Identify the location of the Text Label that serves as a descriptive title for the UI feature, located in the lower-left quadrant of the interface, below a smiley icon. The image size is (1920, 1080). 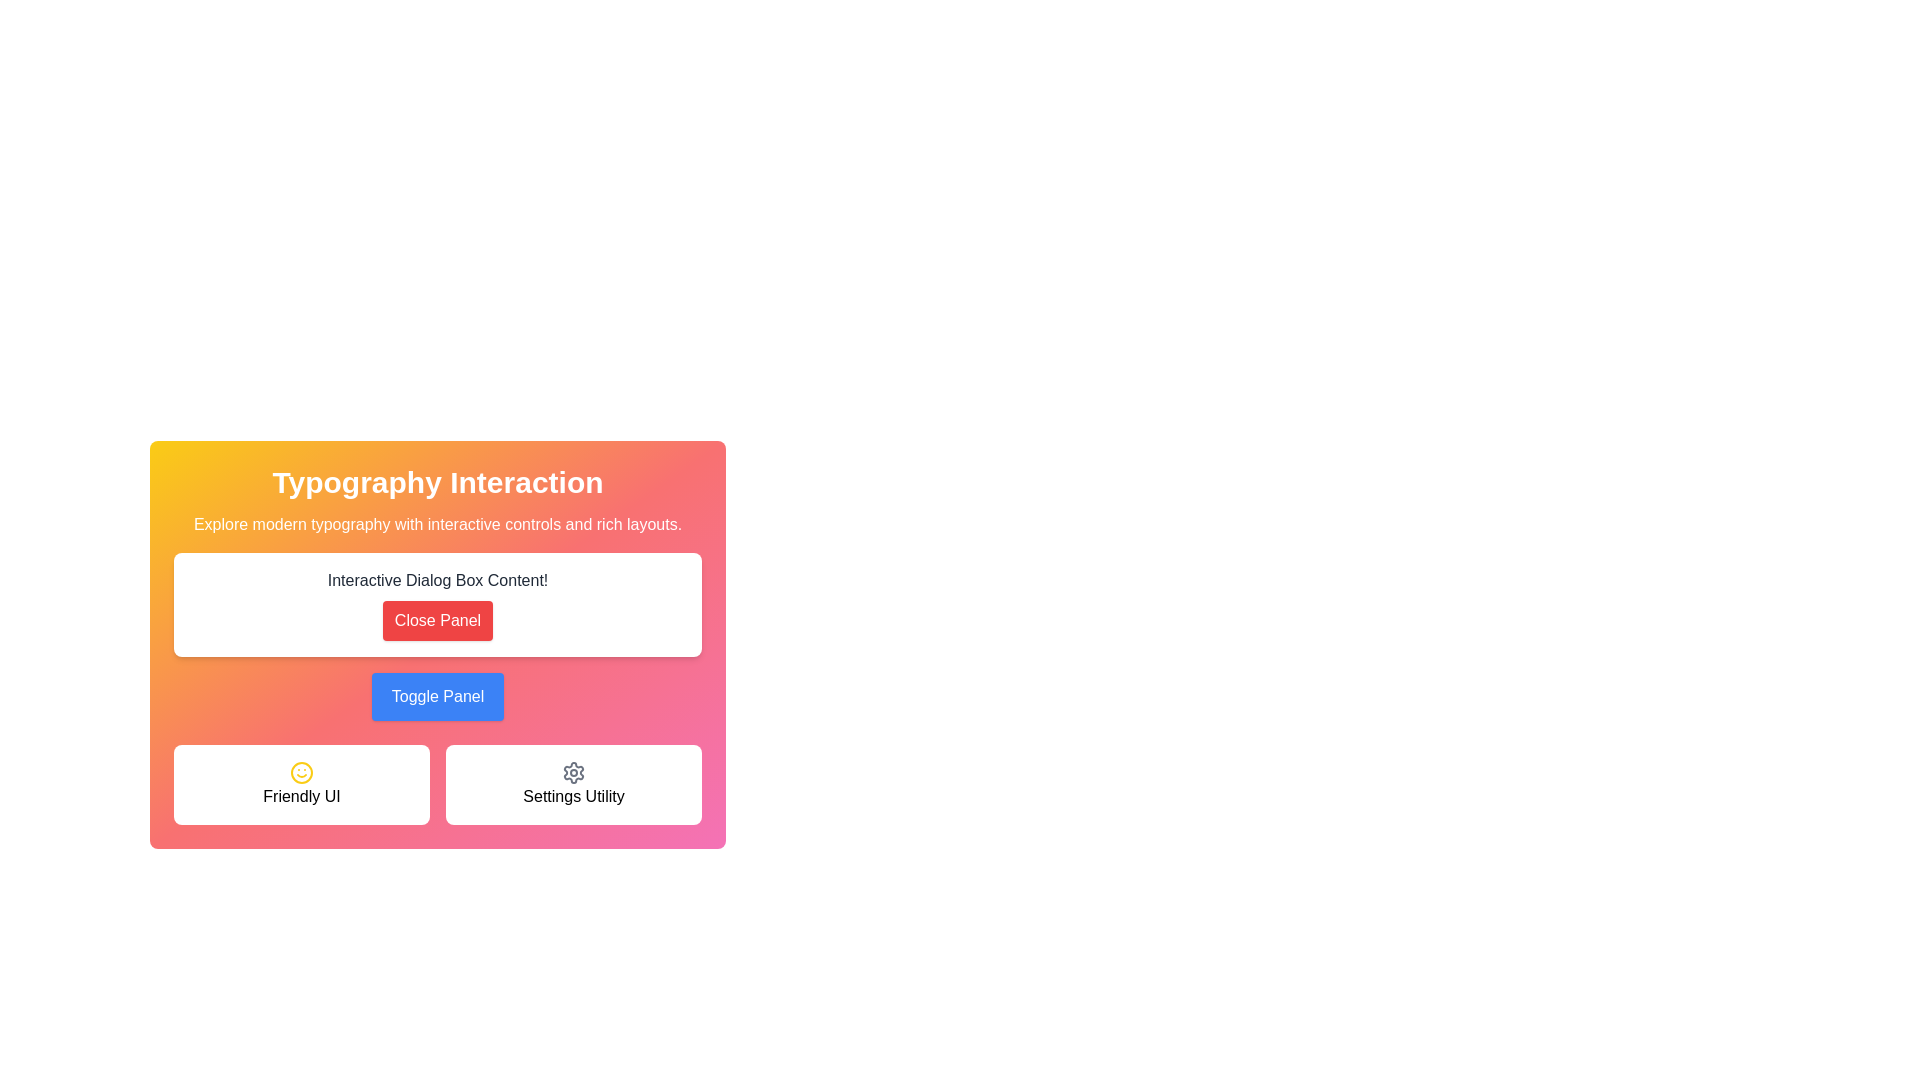
(301, 796).